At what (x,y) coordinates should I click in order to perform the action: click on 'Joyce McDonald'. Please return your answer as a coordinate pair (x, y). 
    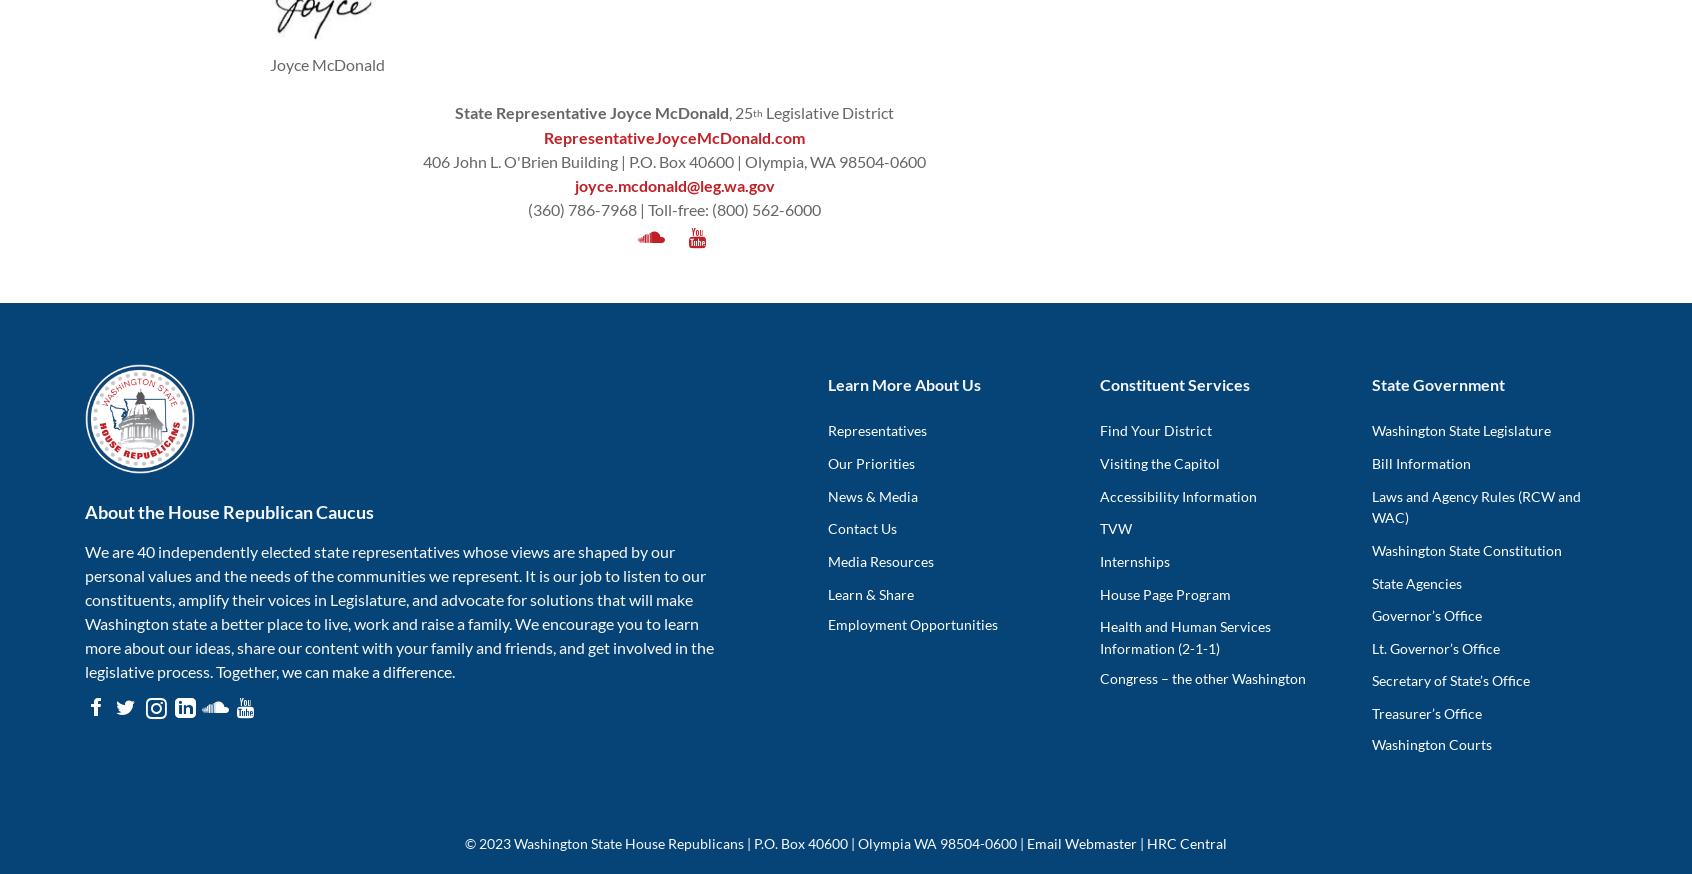
    Looking at the image, I should click on (270, 63).